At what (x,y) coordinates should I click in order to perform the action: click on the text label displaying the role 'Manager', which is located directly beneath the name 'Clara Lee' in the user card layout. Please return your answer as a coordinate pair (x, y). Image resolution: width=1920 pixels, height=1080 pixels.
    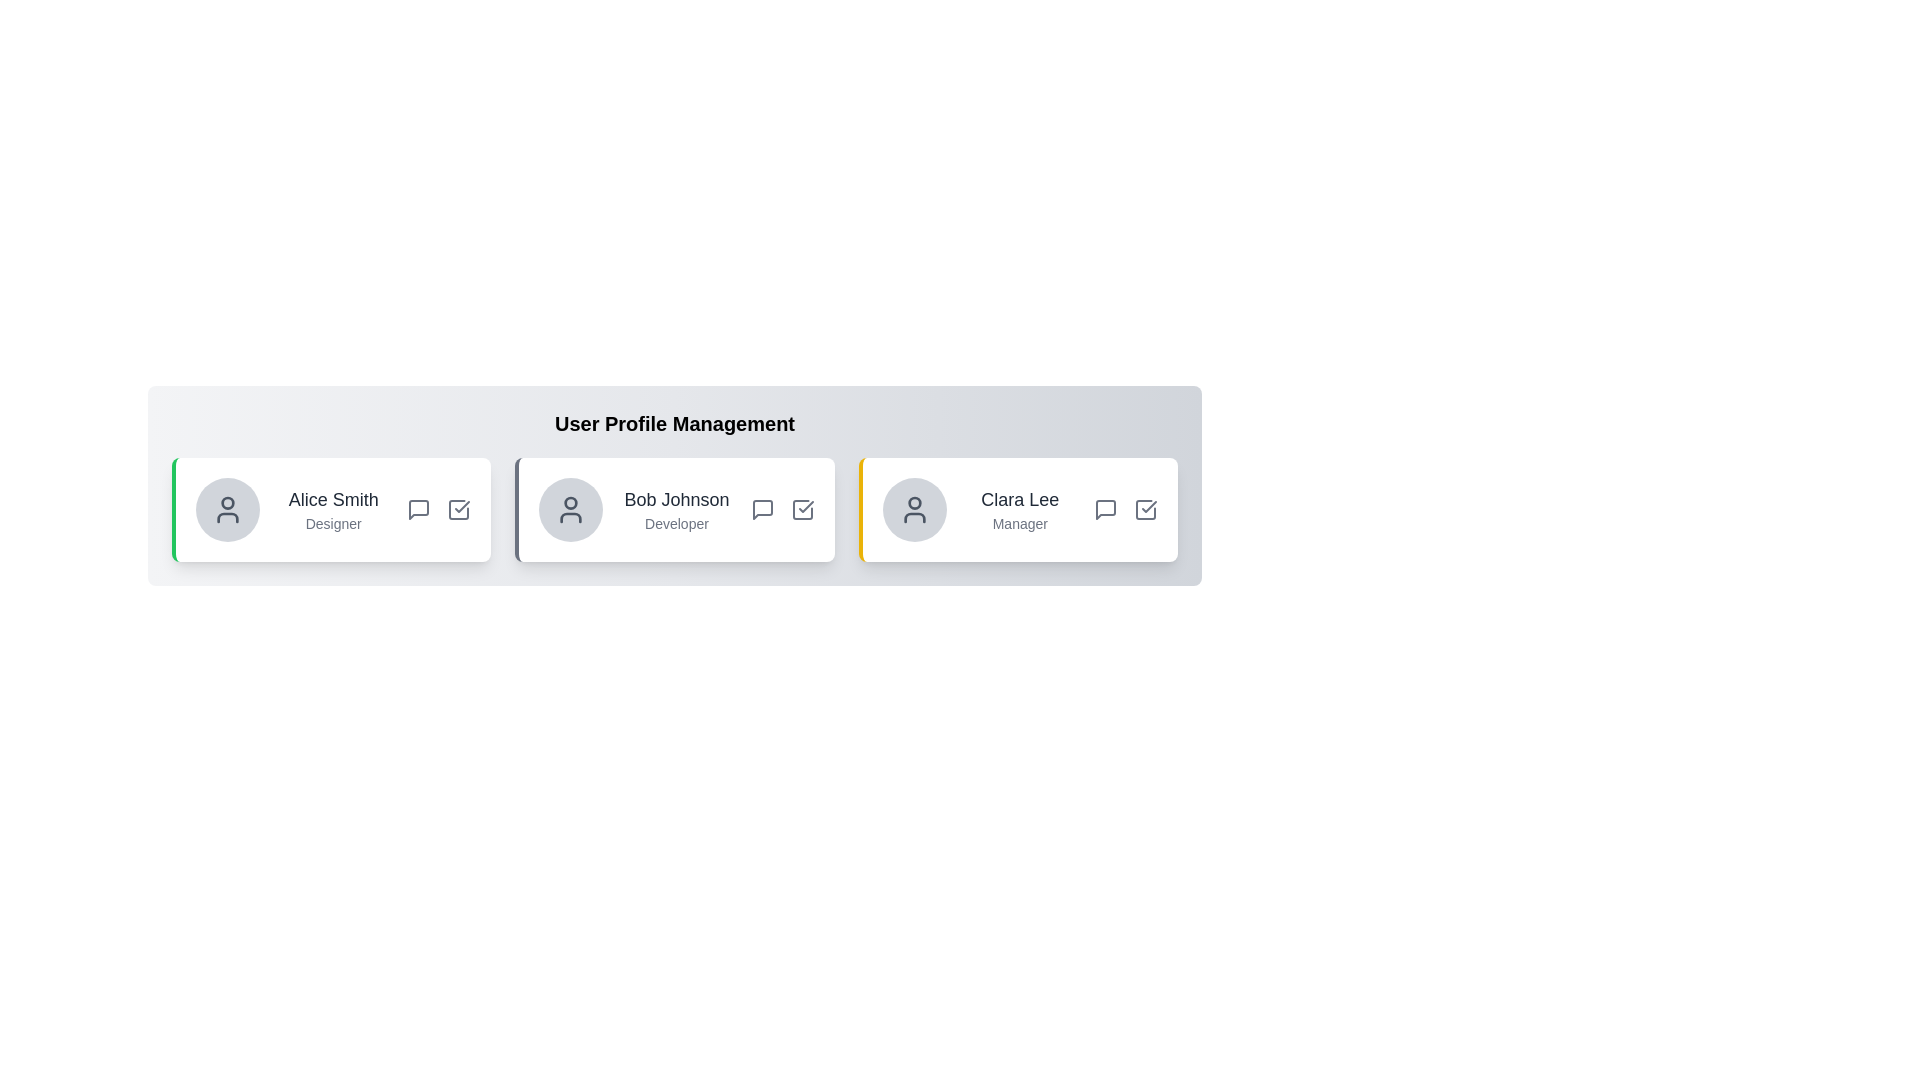
    Looking at the image, I should click on (1020, 523).